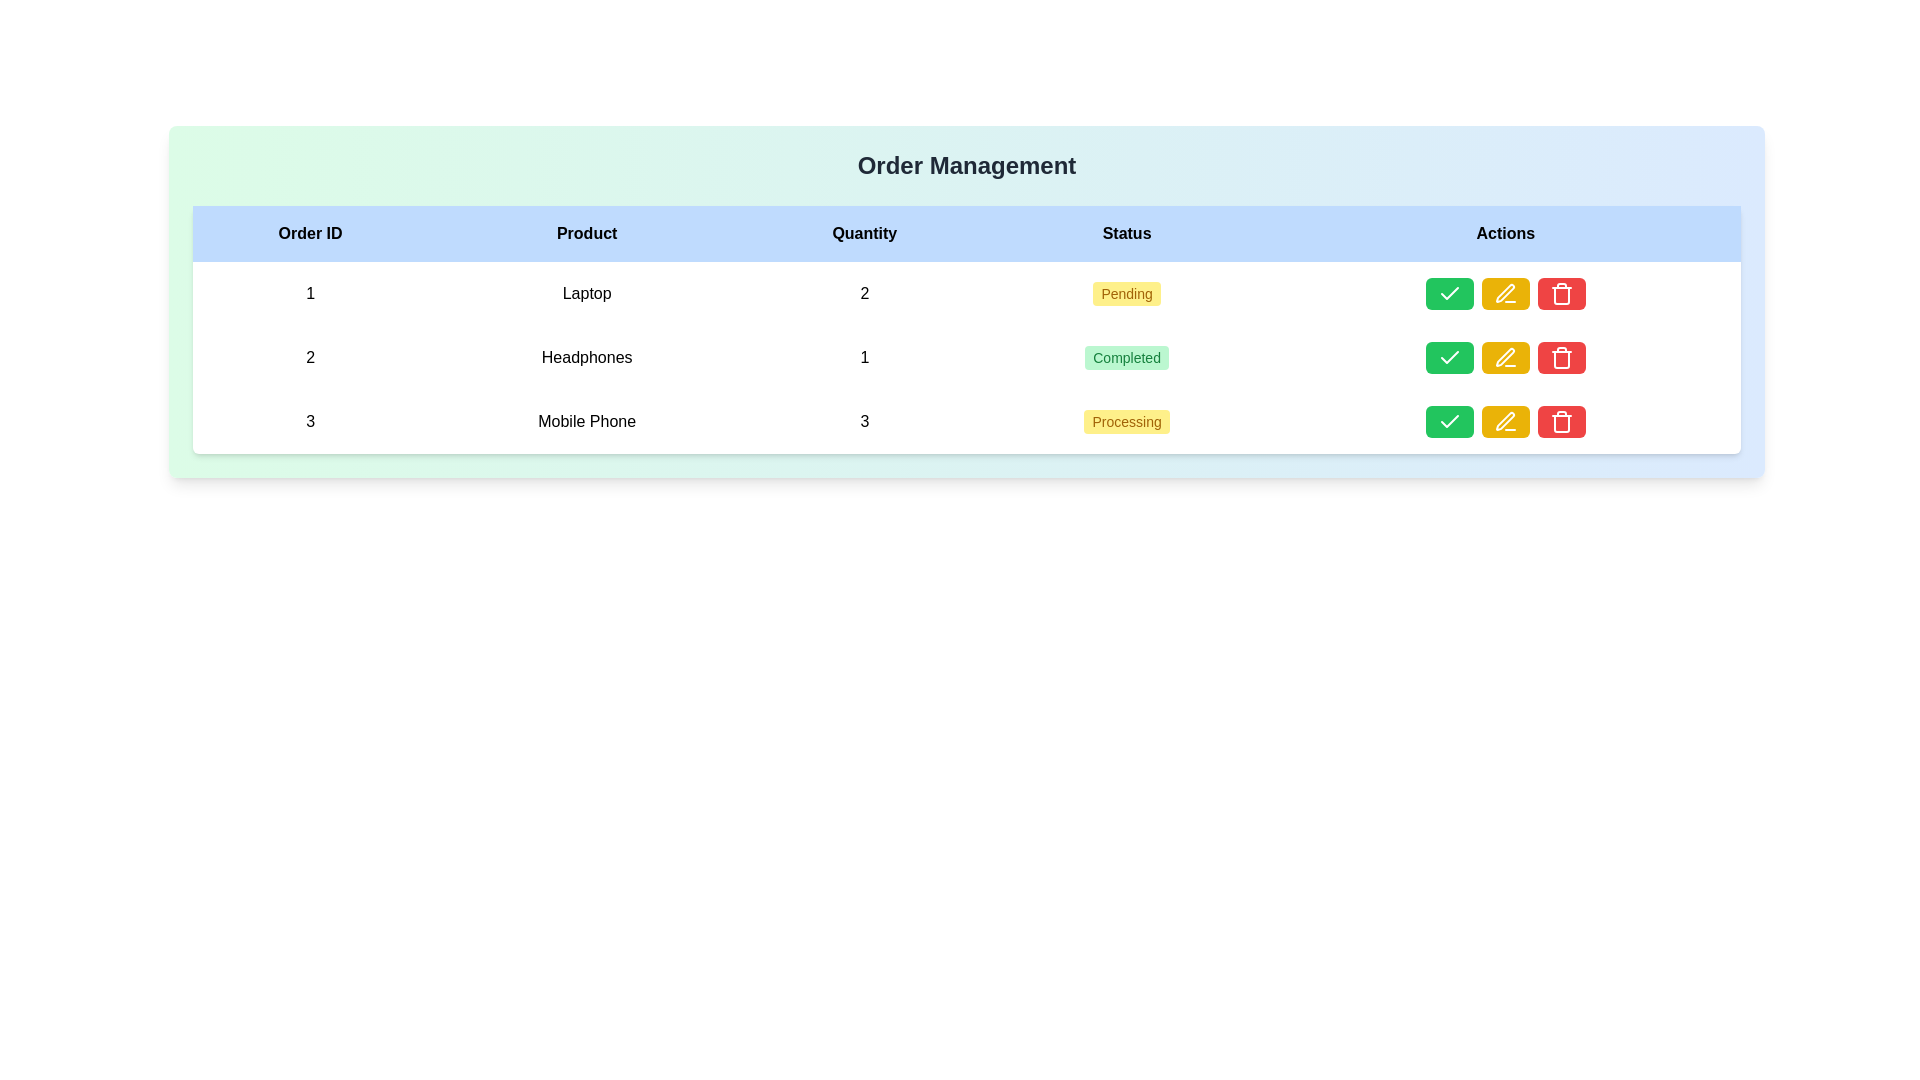 The height and width of the screenshot is (1080, 1920). I want to click on the 'Actions' column header in the table, which is positioned in the upper-right corner of the header row, so click(1505, 233).